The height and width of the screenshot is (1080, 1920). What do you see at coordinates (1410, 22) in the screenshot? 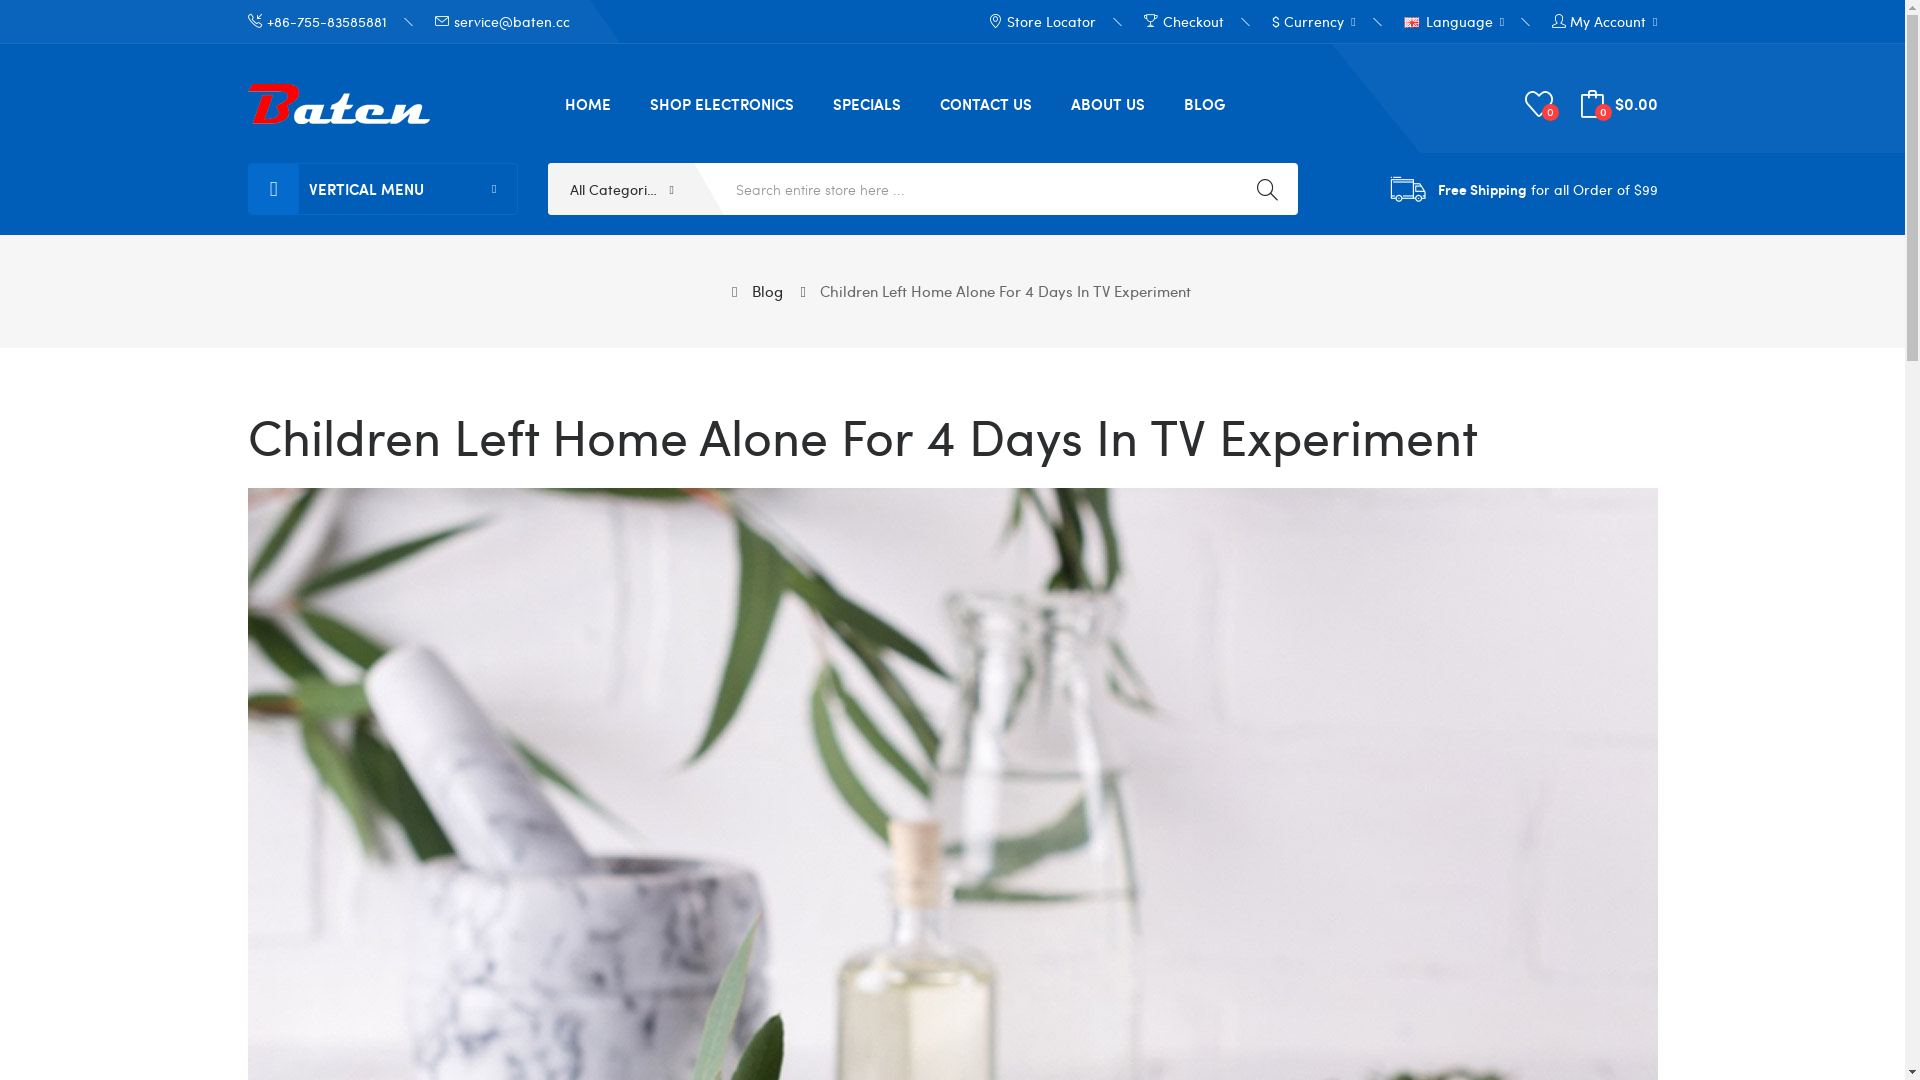
I see `'English'` at bounding box center [1410, 22].